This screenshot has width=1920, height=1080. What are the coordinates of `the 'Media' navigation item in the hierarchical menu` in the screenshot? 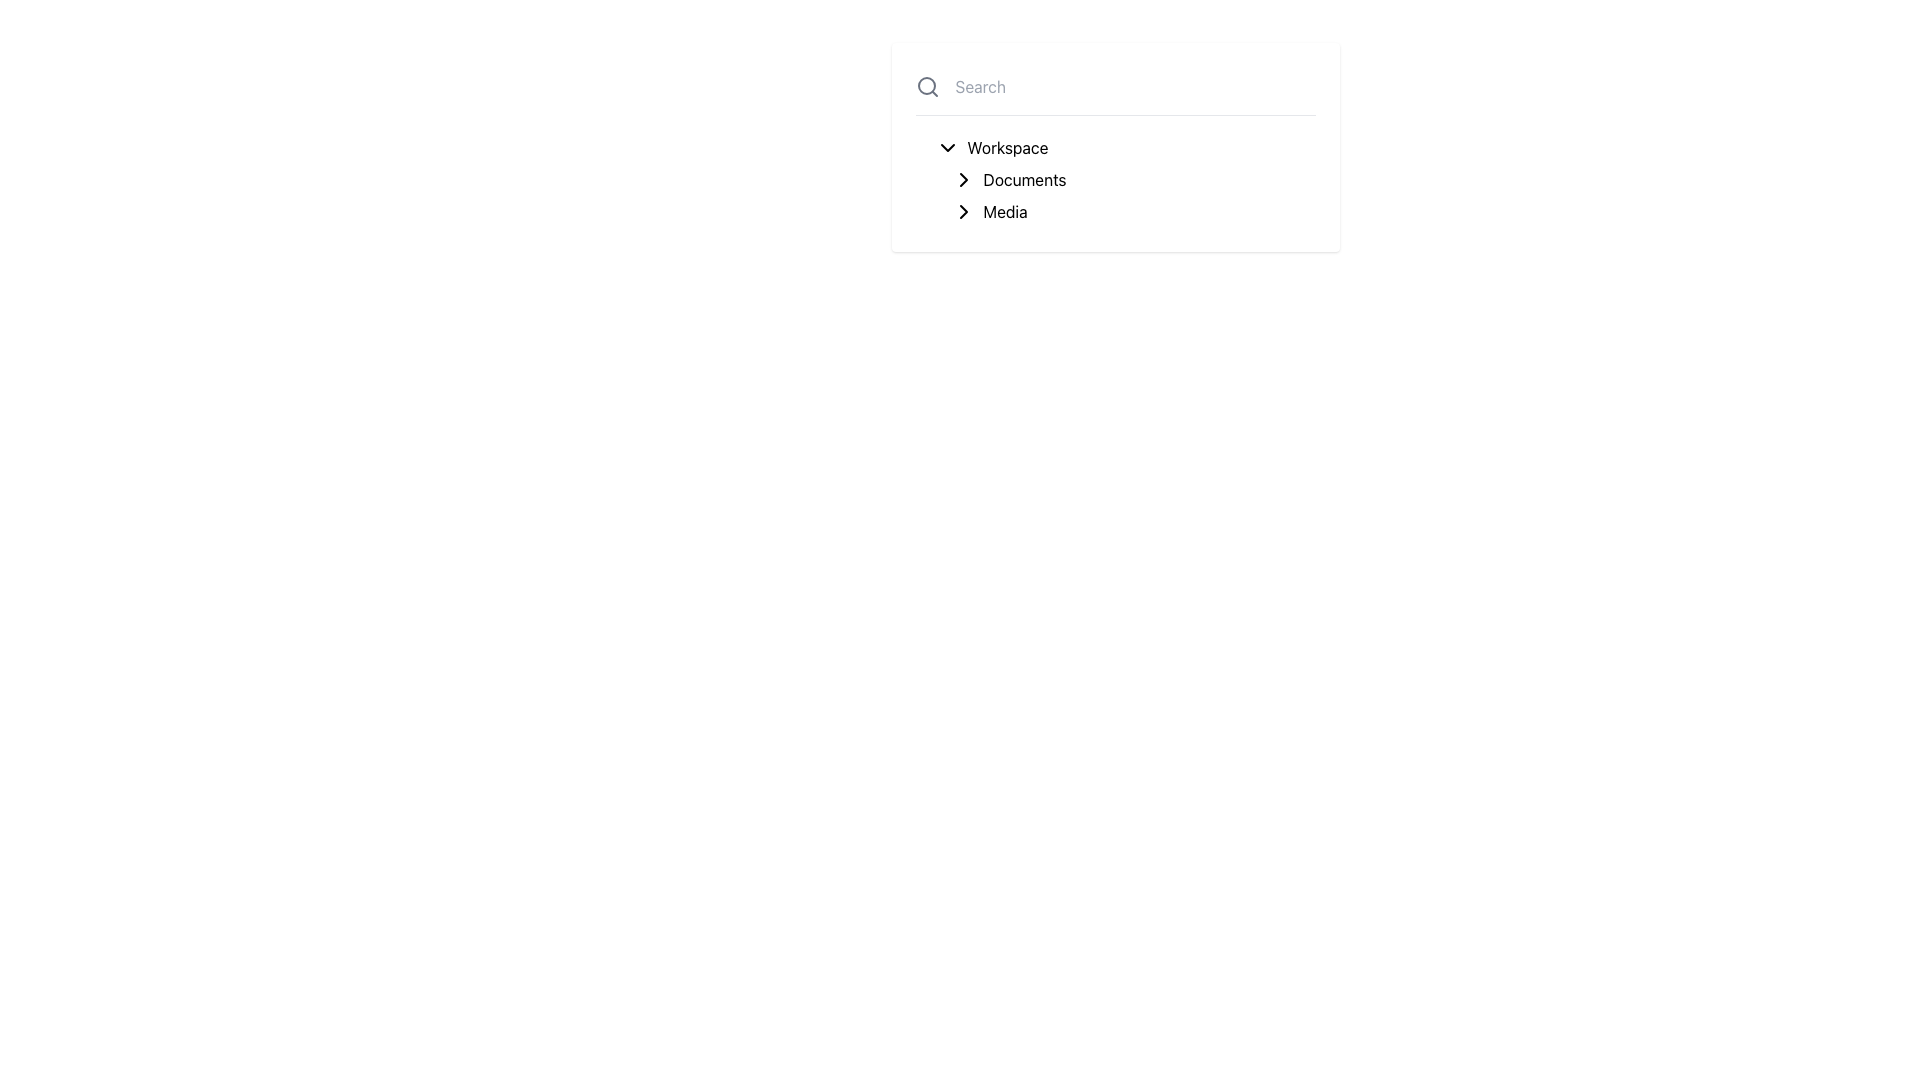 It's located at (1123, 212).